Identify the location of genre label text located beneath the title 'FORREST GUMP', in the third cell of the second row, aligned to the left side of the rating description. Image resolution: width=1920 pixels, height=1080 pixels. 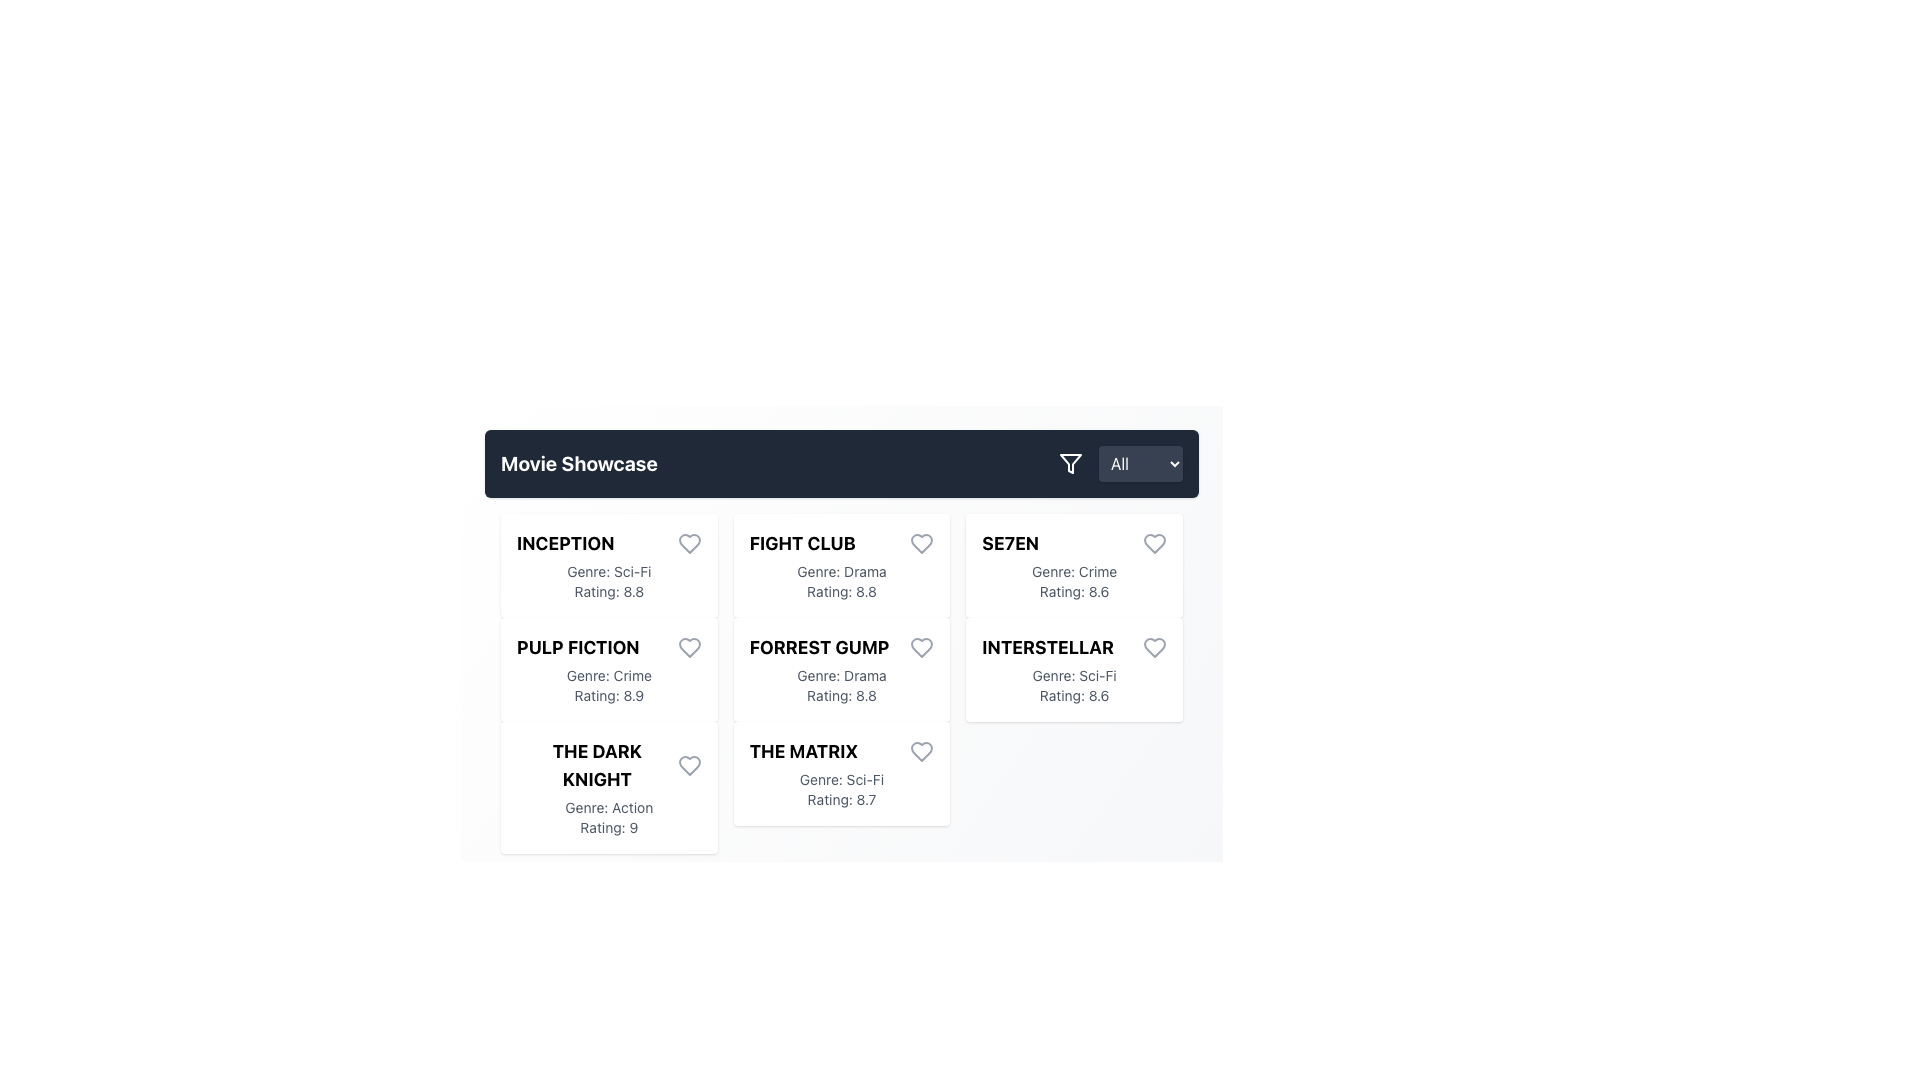
(865, 675).